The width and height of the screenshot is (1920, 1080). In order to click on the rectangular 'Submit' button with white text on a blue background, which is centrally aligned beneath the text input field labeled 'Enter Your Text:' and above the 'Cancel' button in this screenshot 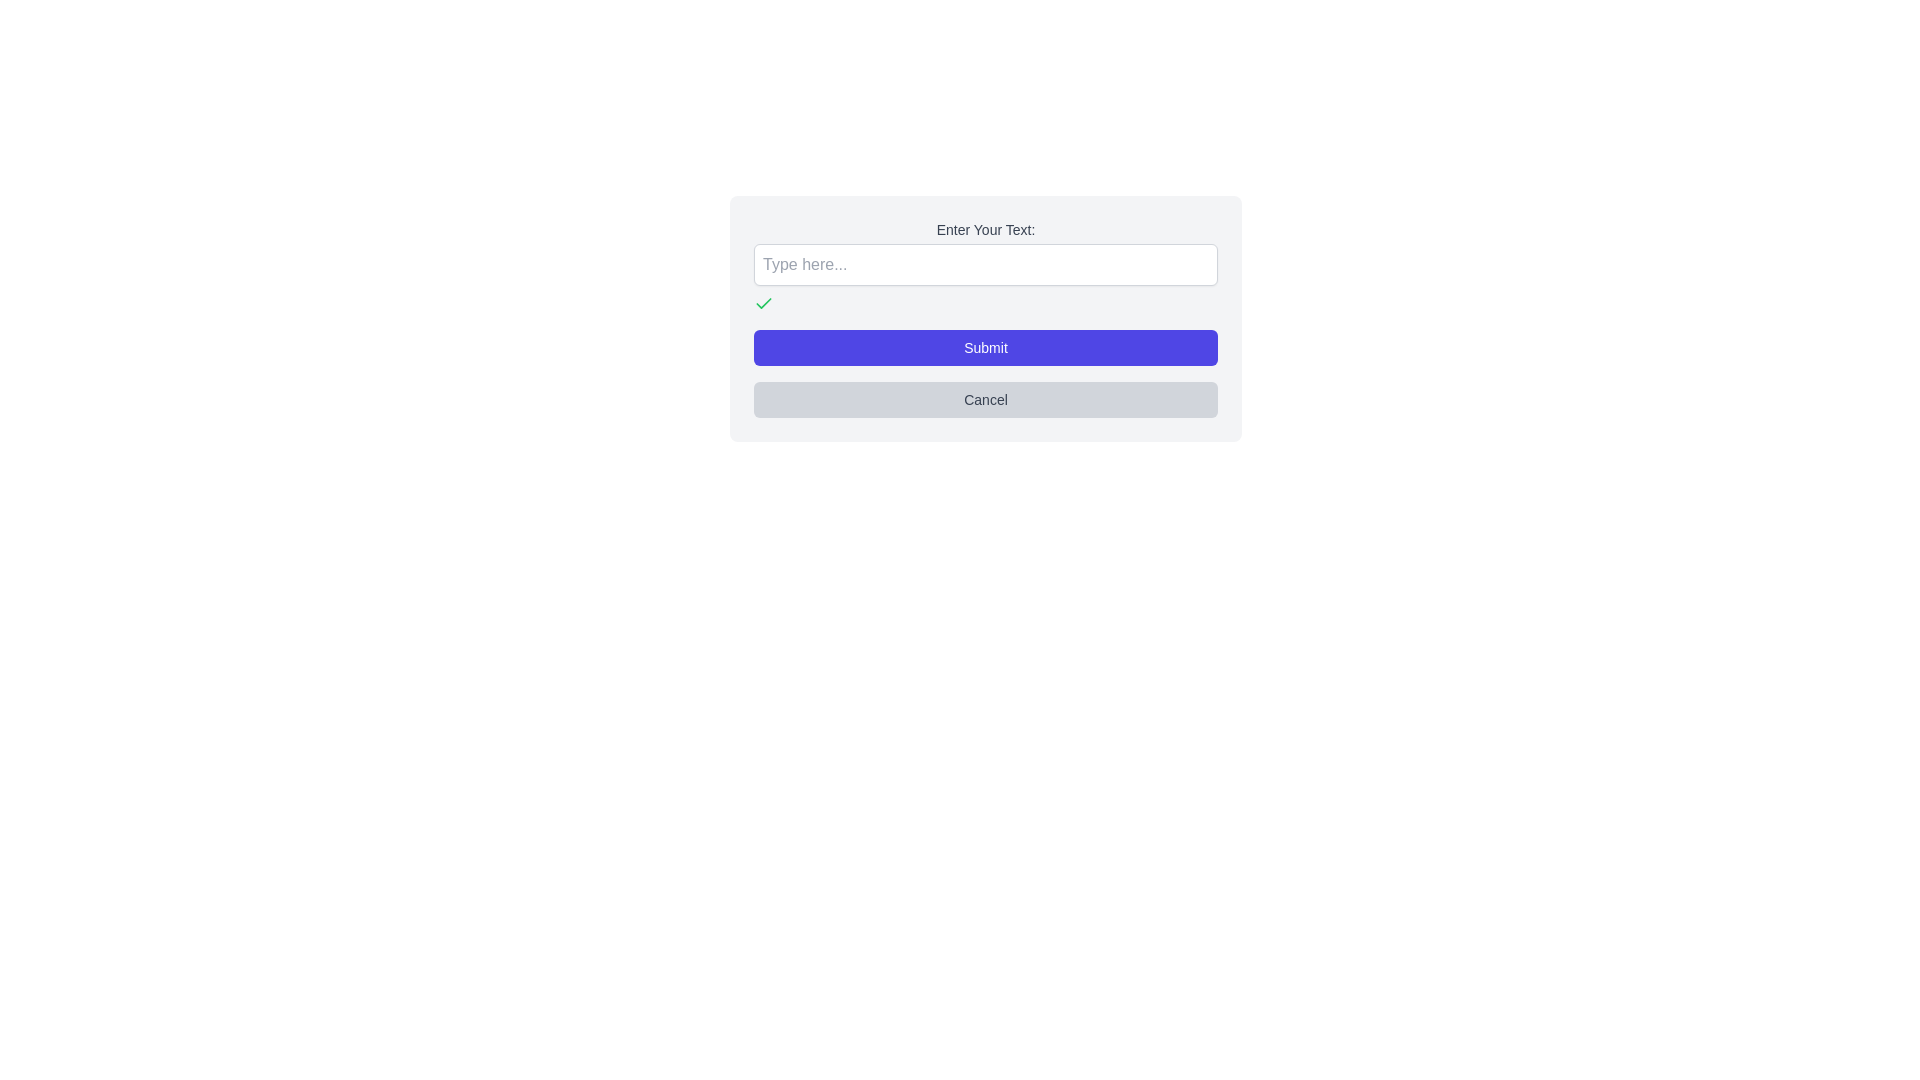, I will do `click(985, 318)`.